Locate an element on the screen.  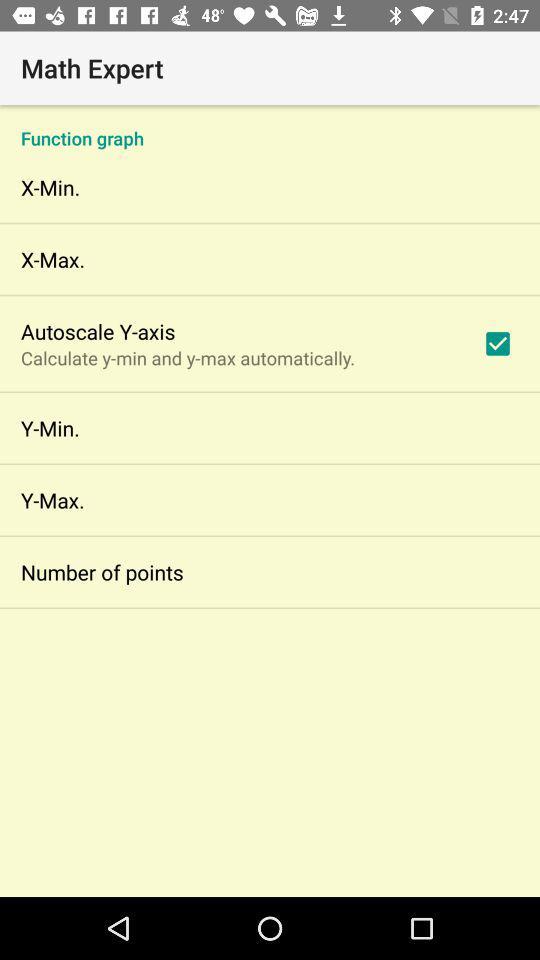
item to the right of the calculate y min icon is located at coordinates (496, 343).